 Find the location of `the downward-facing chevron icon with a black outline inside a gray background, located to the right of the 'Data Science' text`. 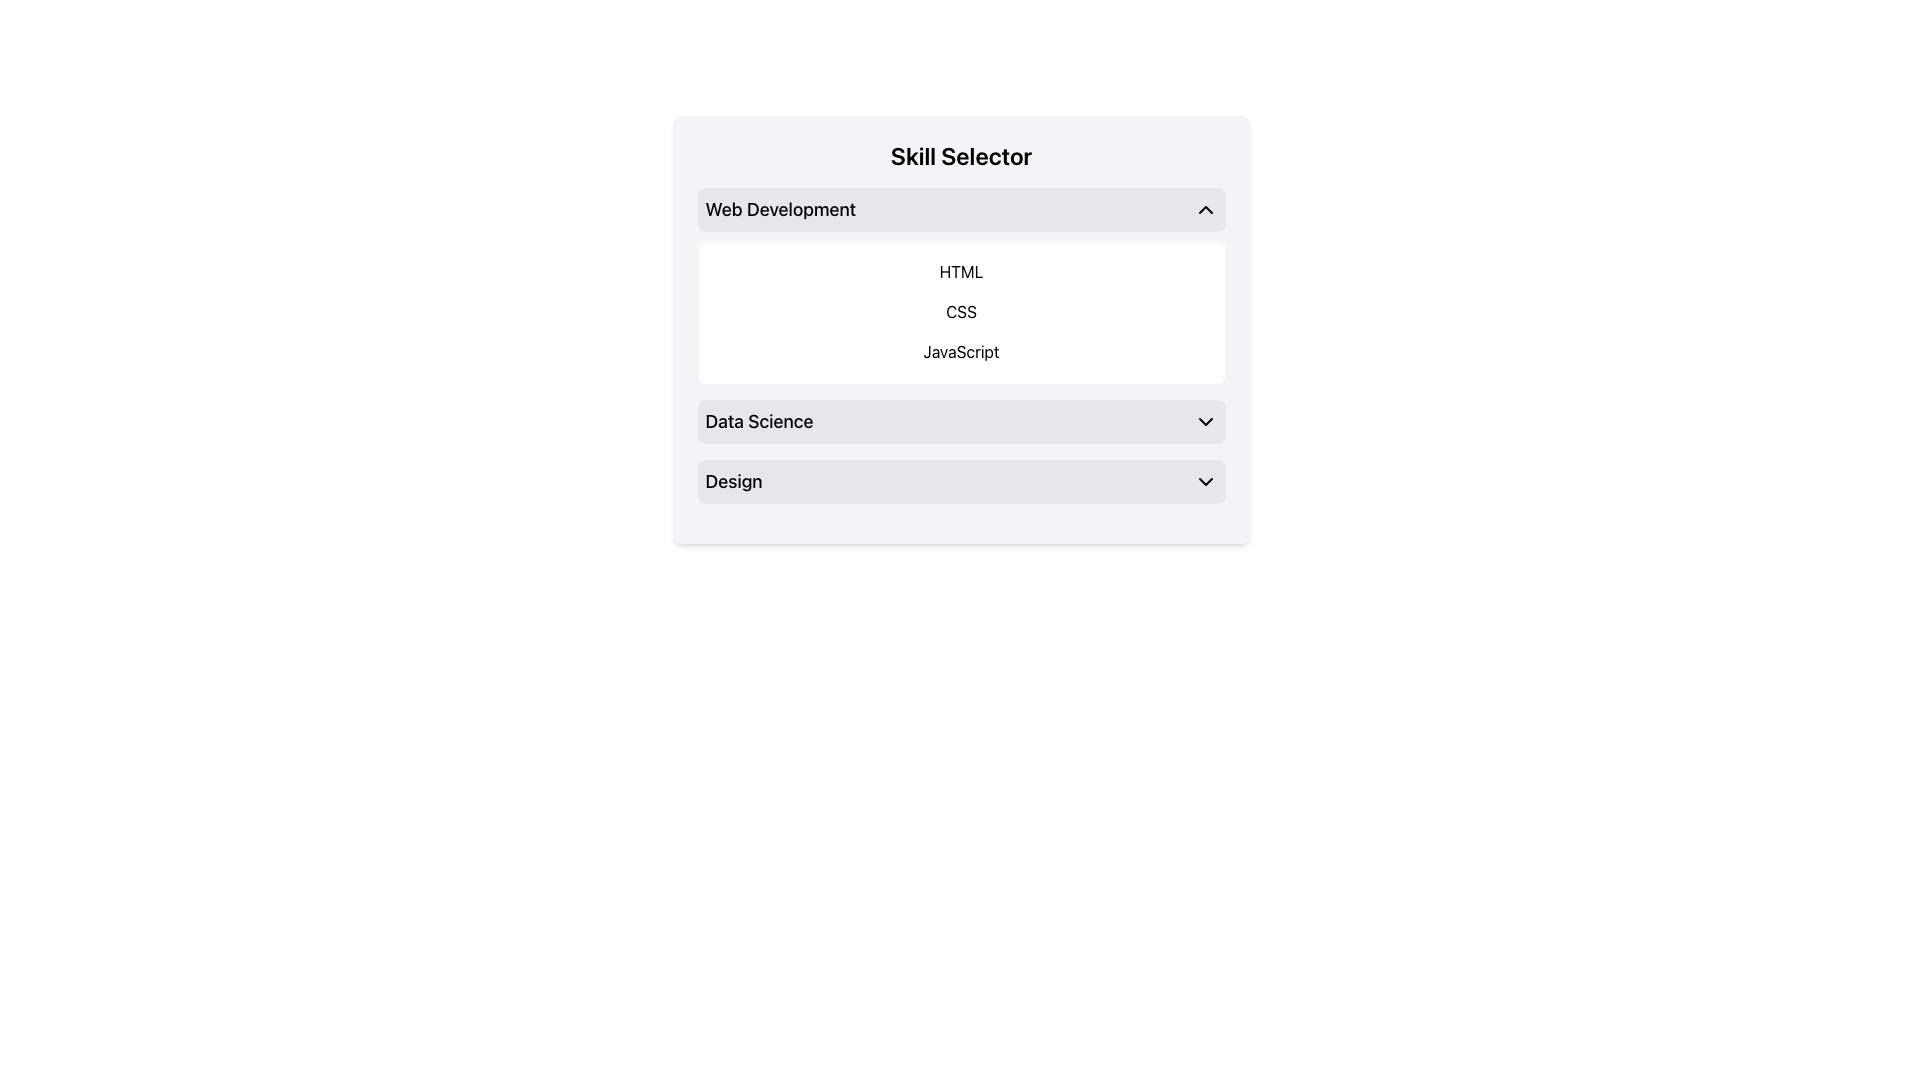

the downward-facing chevron icon with a black outline inside a gray background, located to the right of the 'Data Science' text is located at coordinates (1204, 420).